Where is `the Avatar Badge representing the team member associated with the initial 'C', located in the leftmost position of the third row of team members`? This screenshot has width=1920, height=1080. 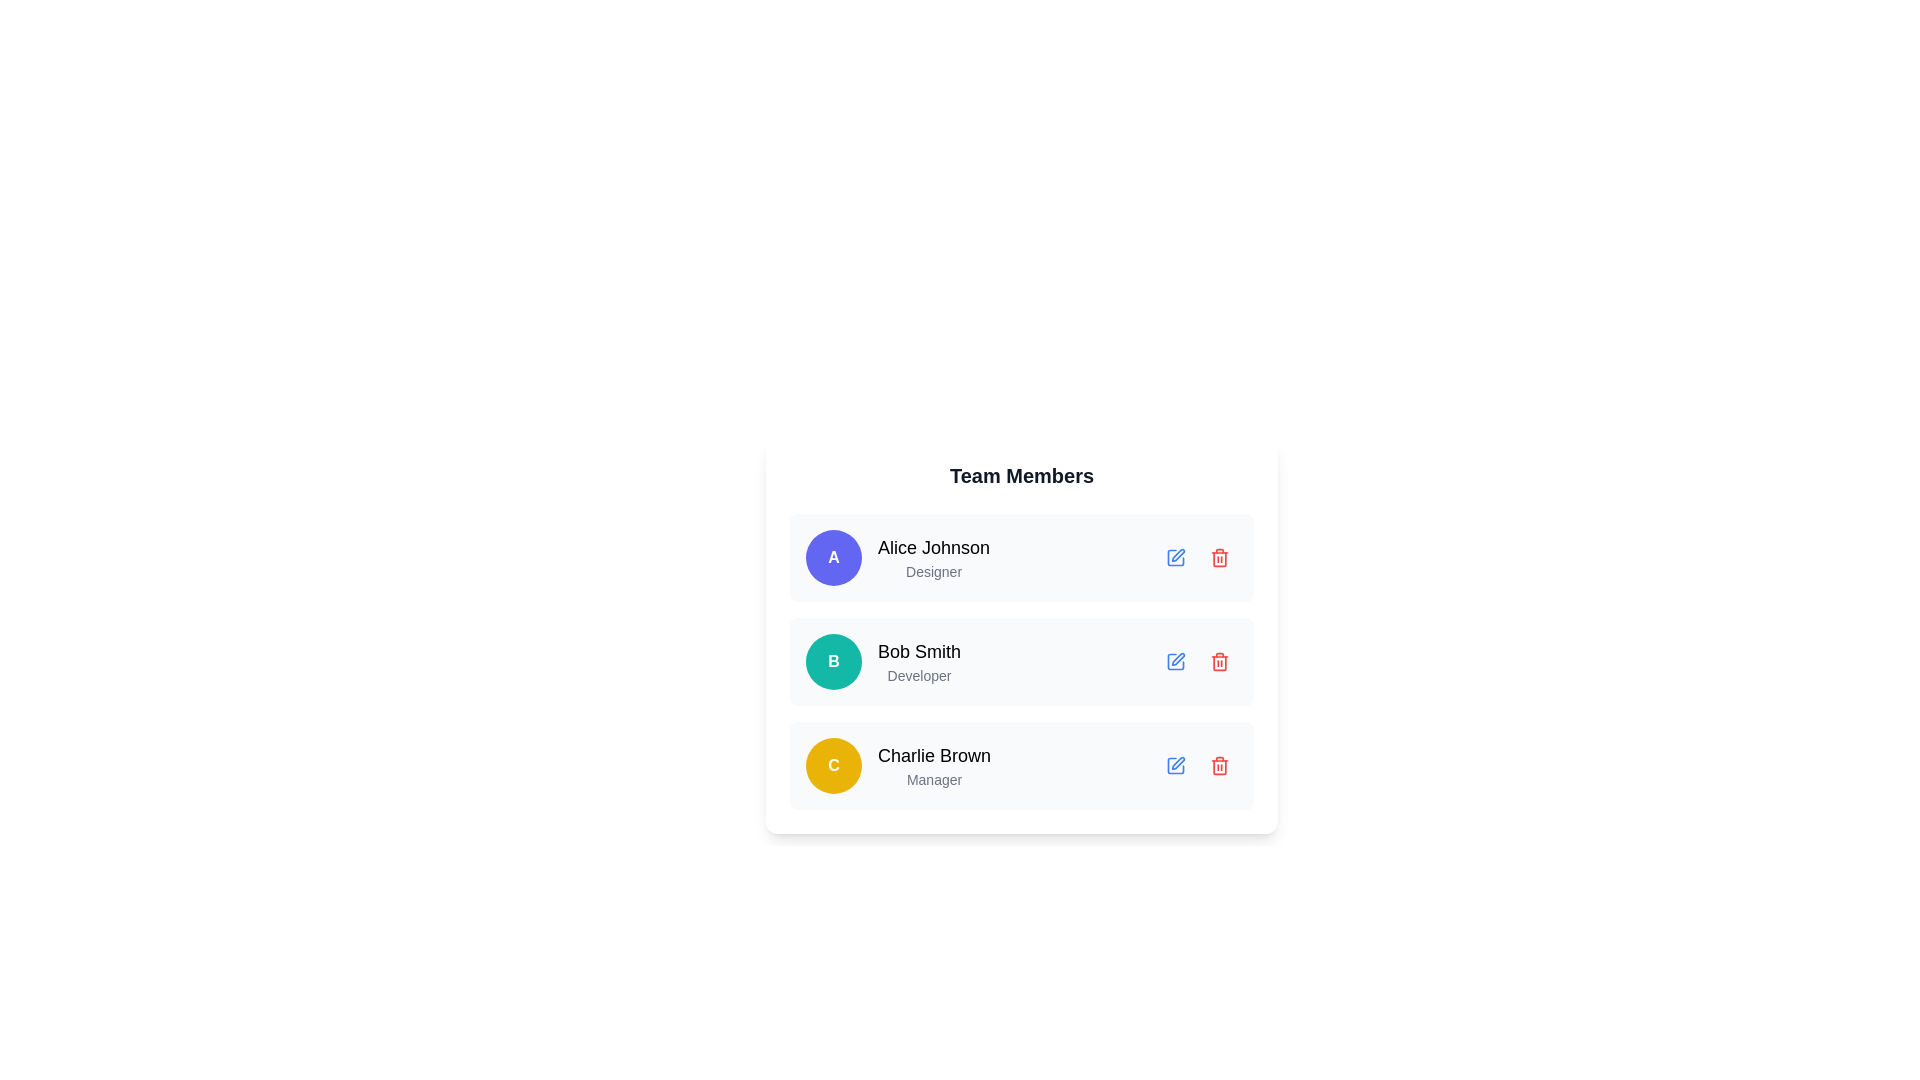 the Avatar Badge representing the team member associated with the initial 'C', located in the leftmost position of the third row of team members is located at coordinates (834, 765).